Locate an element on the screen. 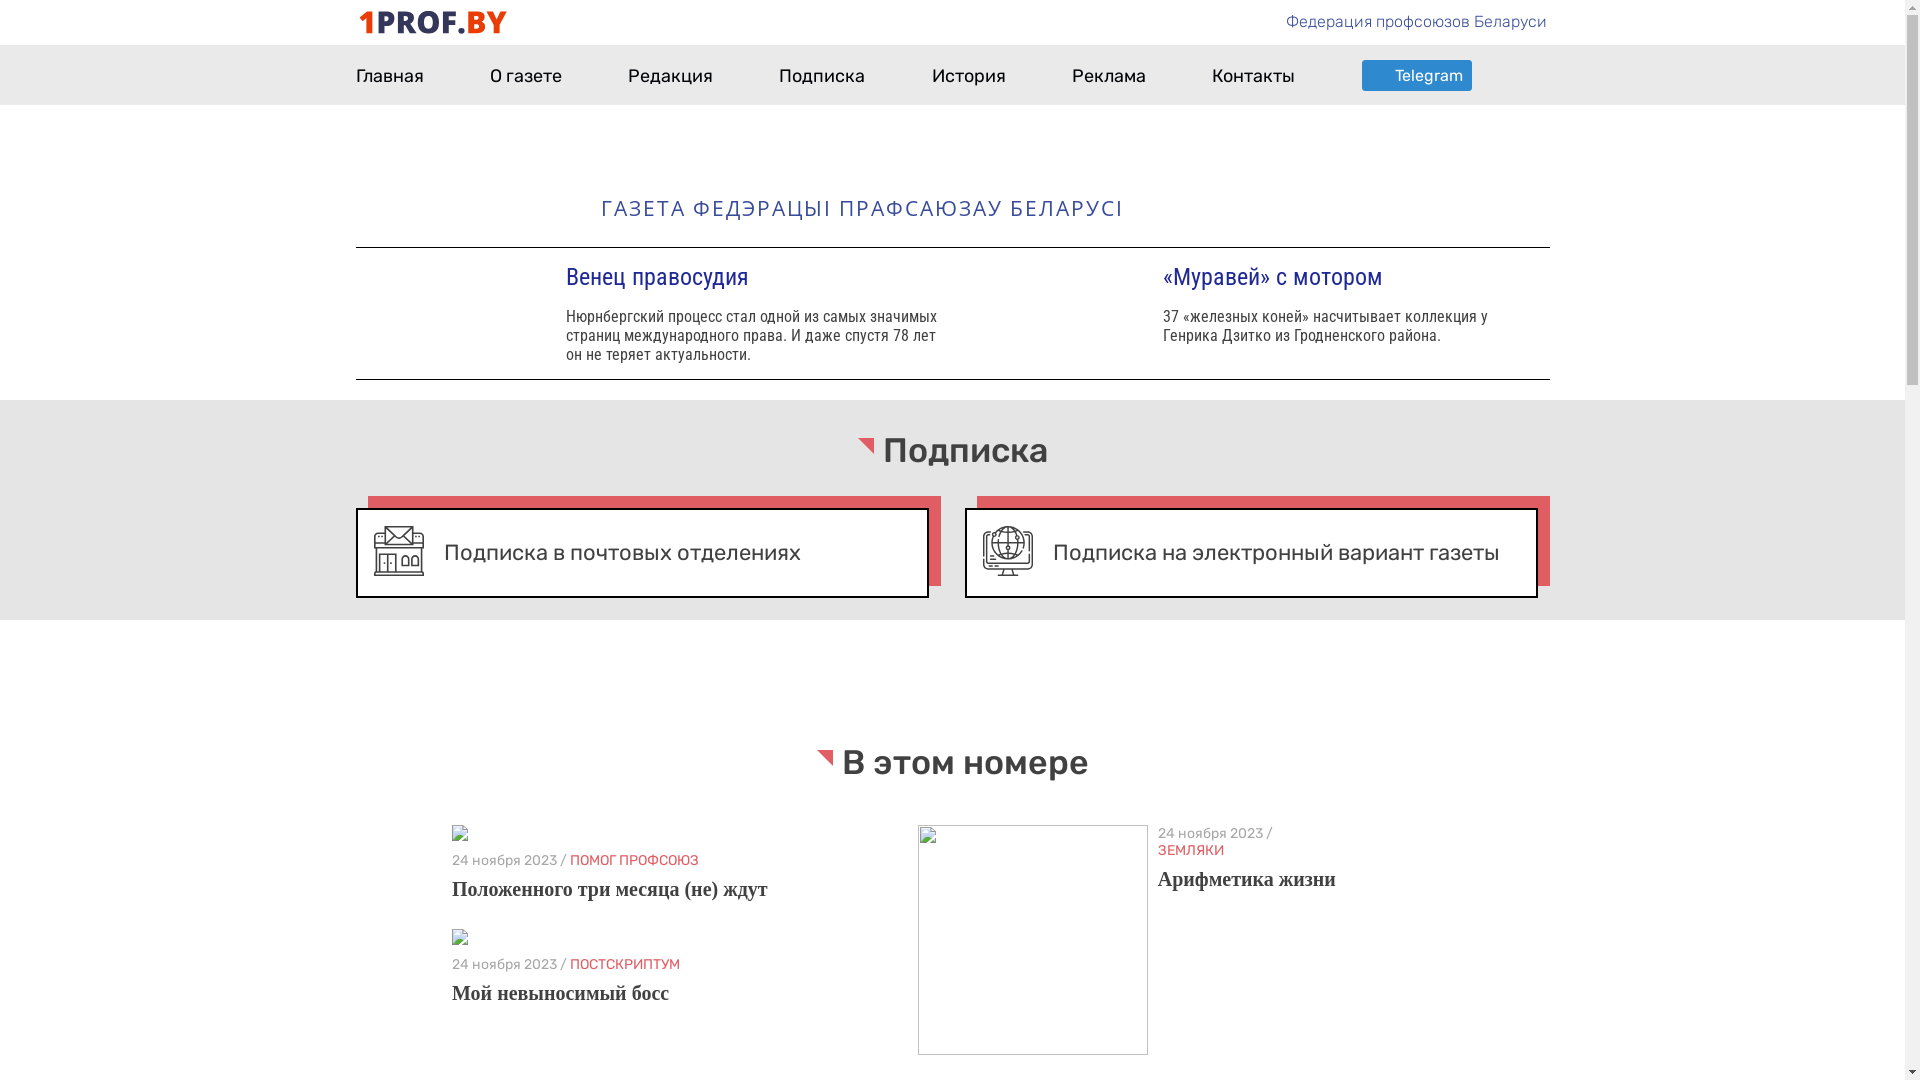 Image resolution: width=1920 pixels, height=1080 pixels. 'Telegram' is located at coordinates (1361, 74).